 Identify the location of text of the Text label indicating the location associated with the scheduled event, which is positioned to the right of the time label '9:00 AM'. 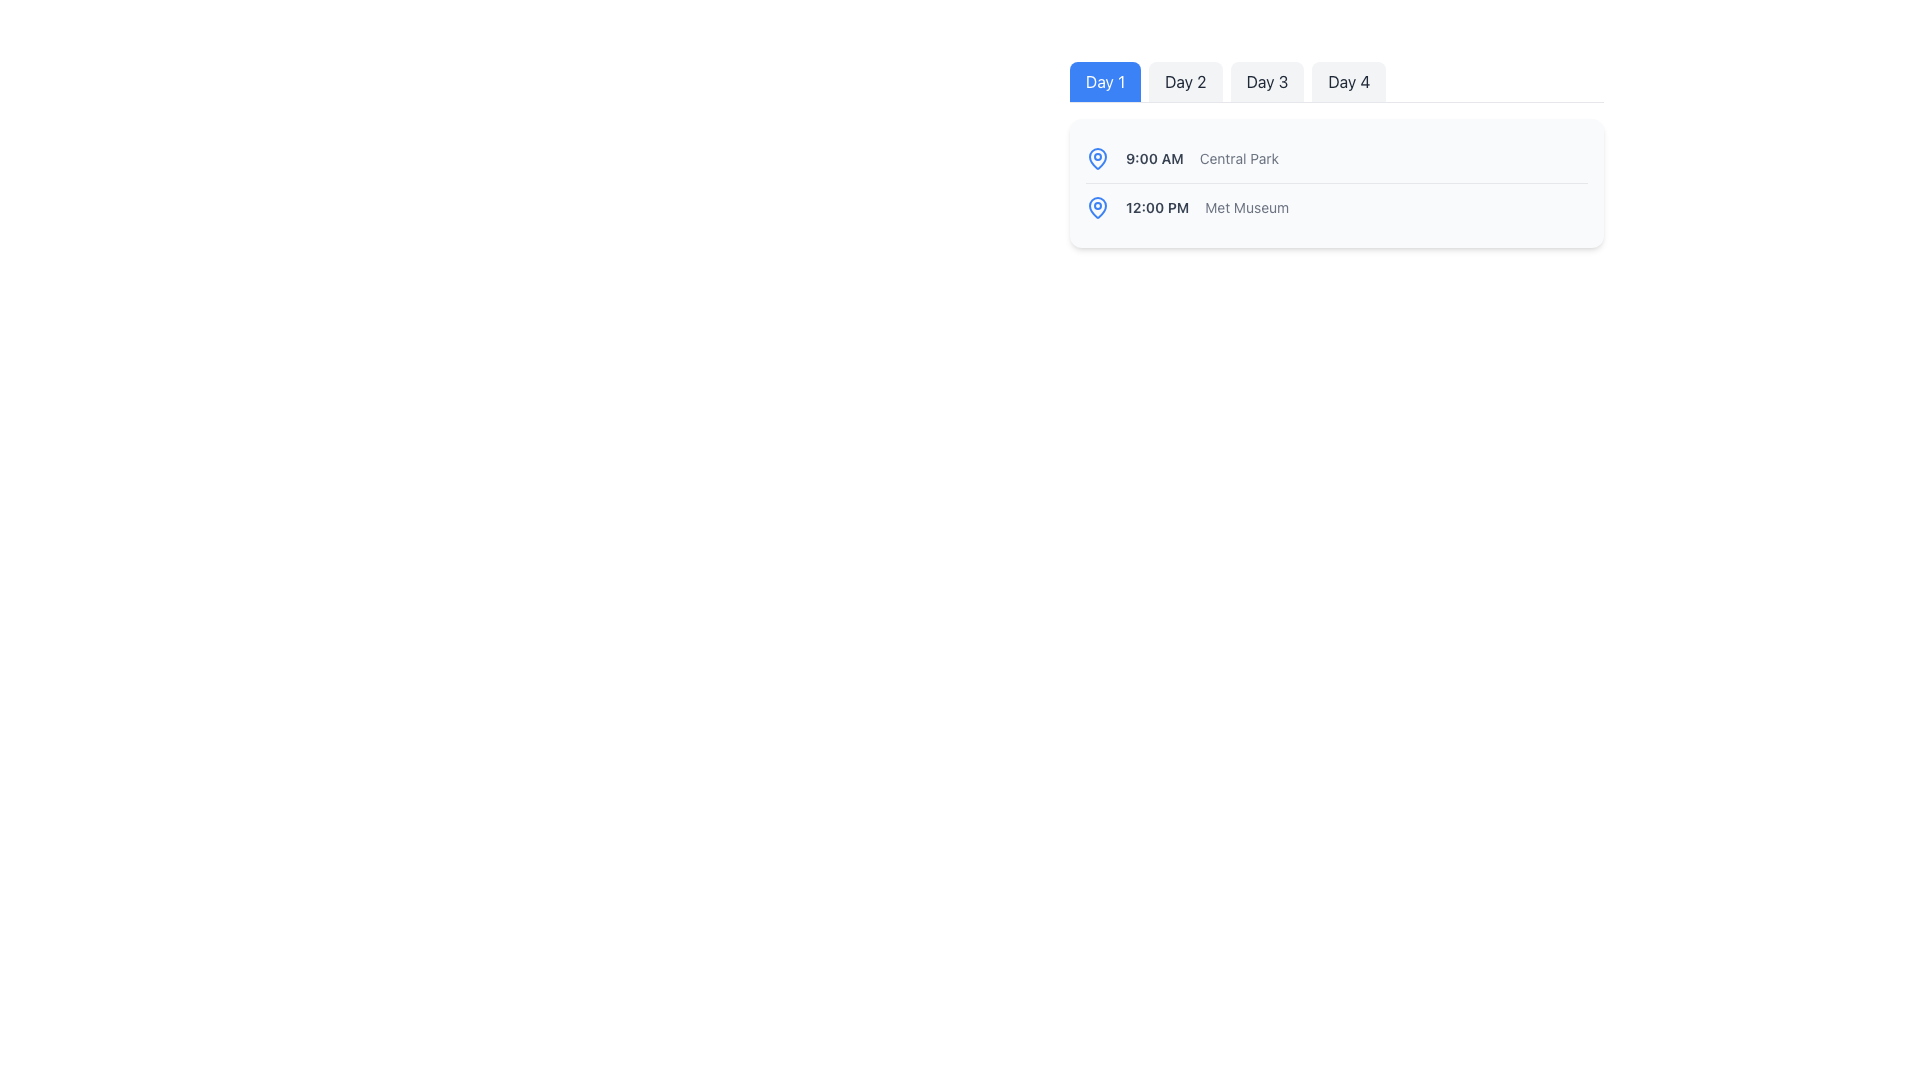
(1238, 157).